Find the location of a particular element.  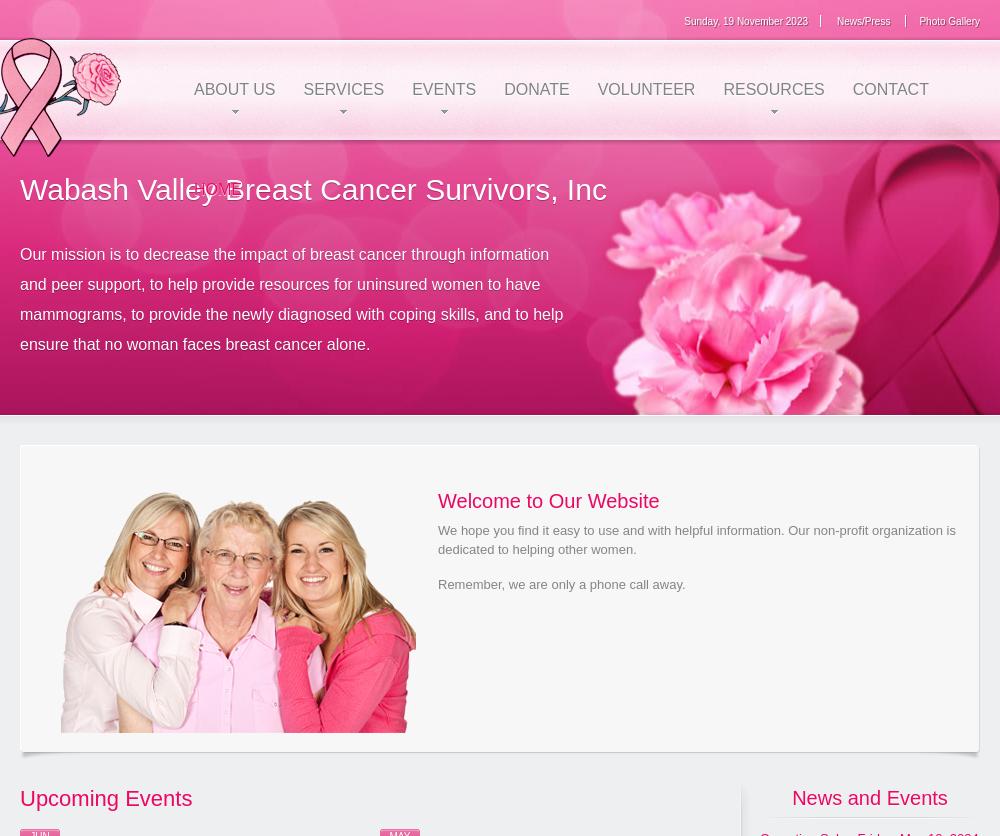

'ensure that no woman faces breast cancer alone.' is located at coordinates (194, 342).